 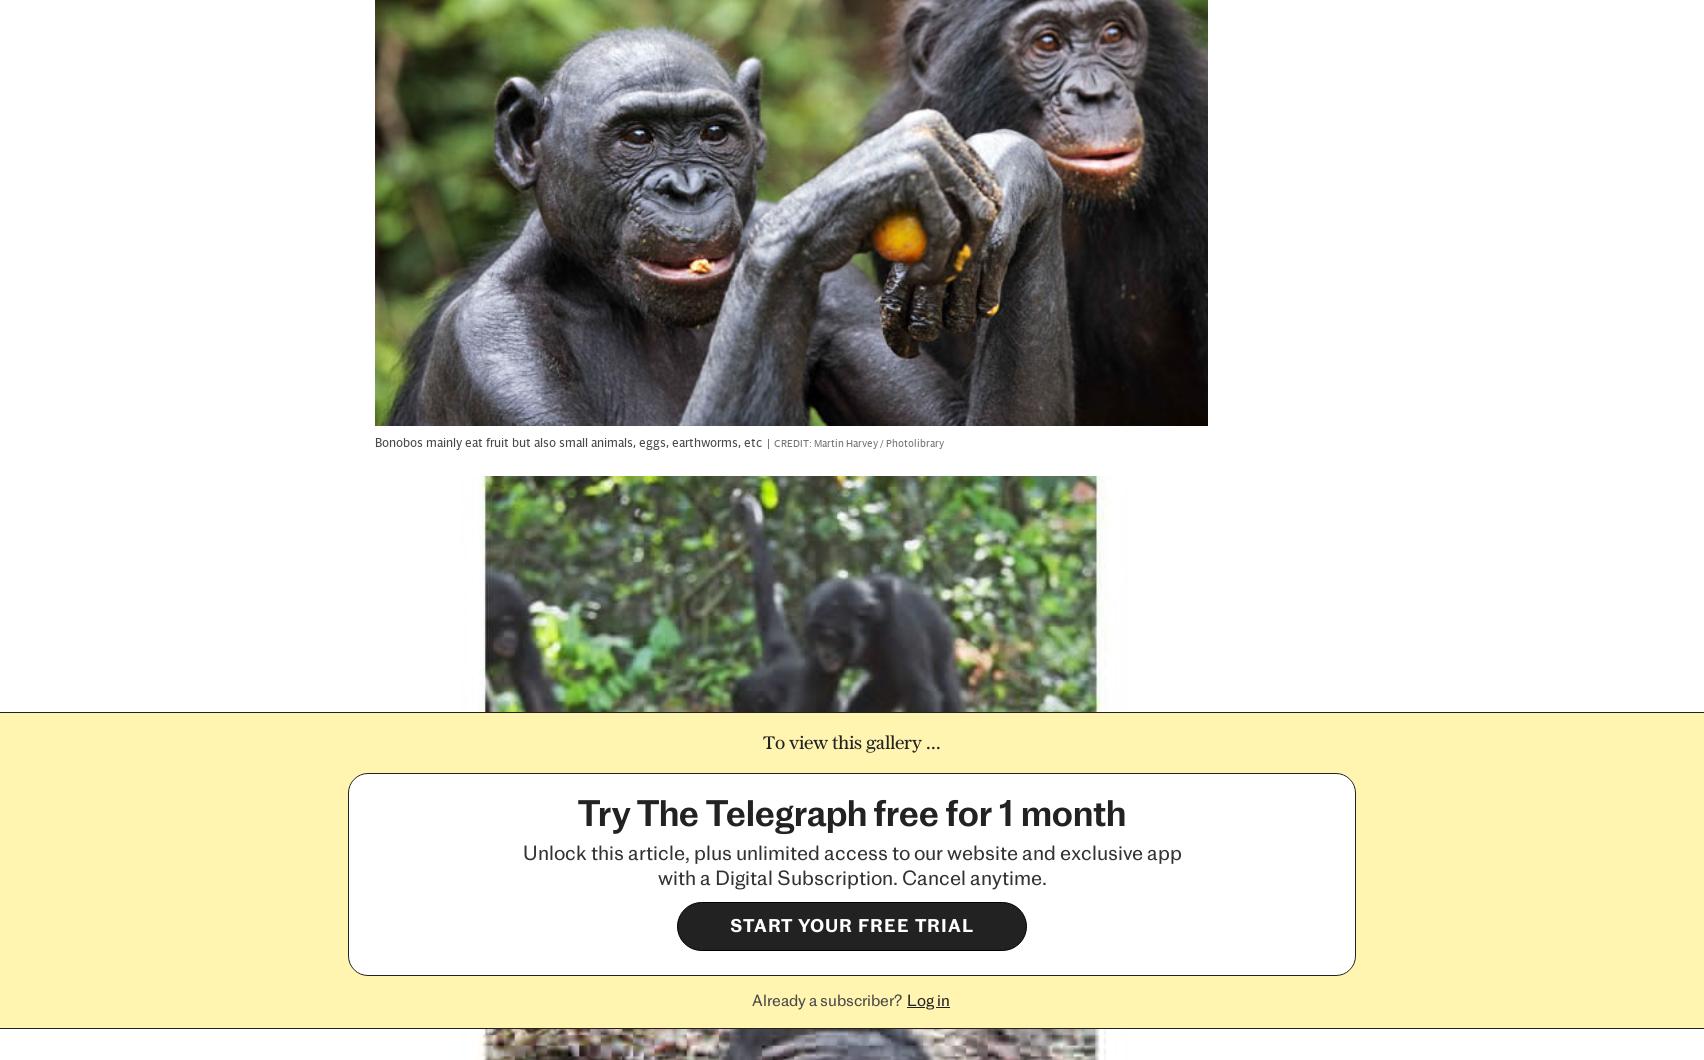 What do you see at coordinates (483, 889) in the screenshot?
I see `'Modern Slavery'` at bounding box center [483, 889].